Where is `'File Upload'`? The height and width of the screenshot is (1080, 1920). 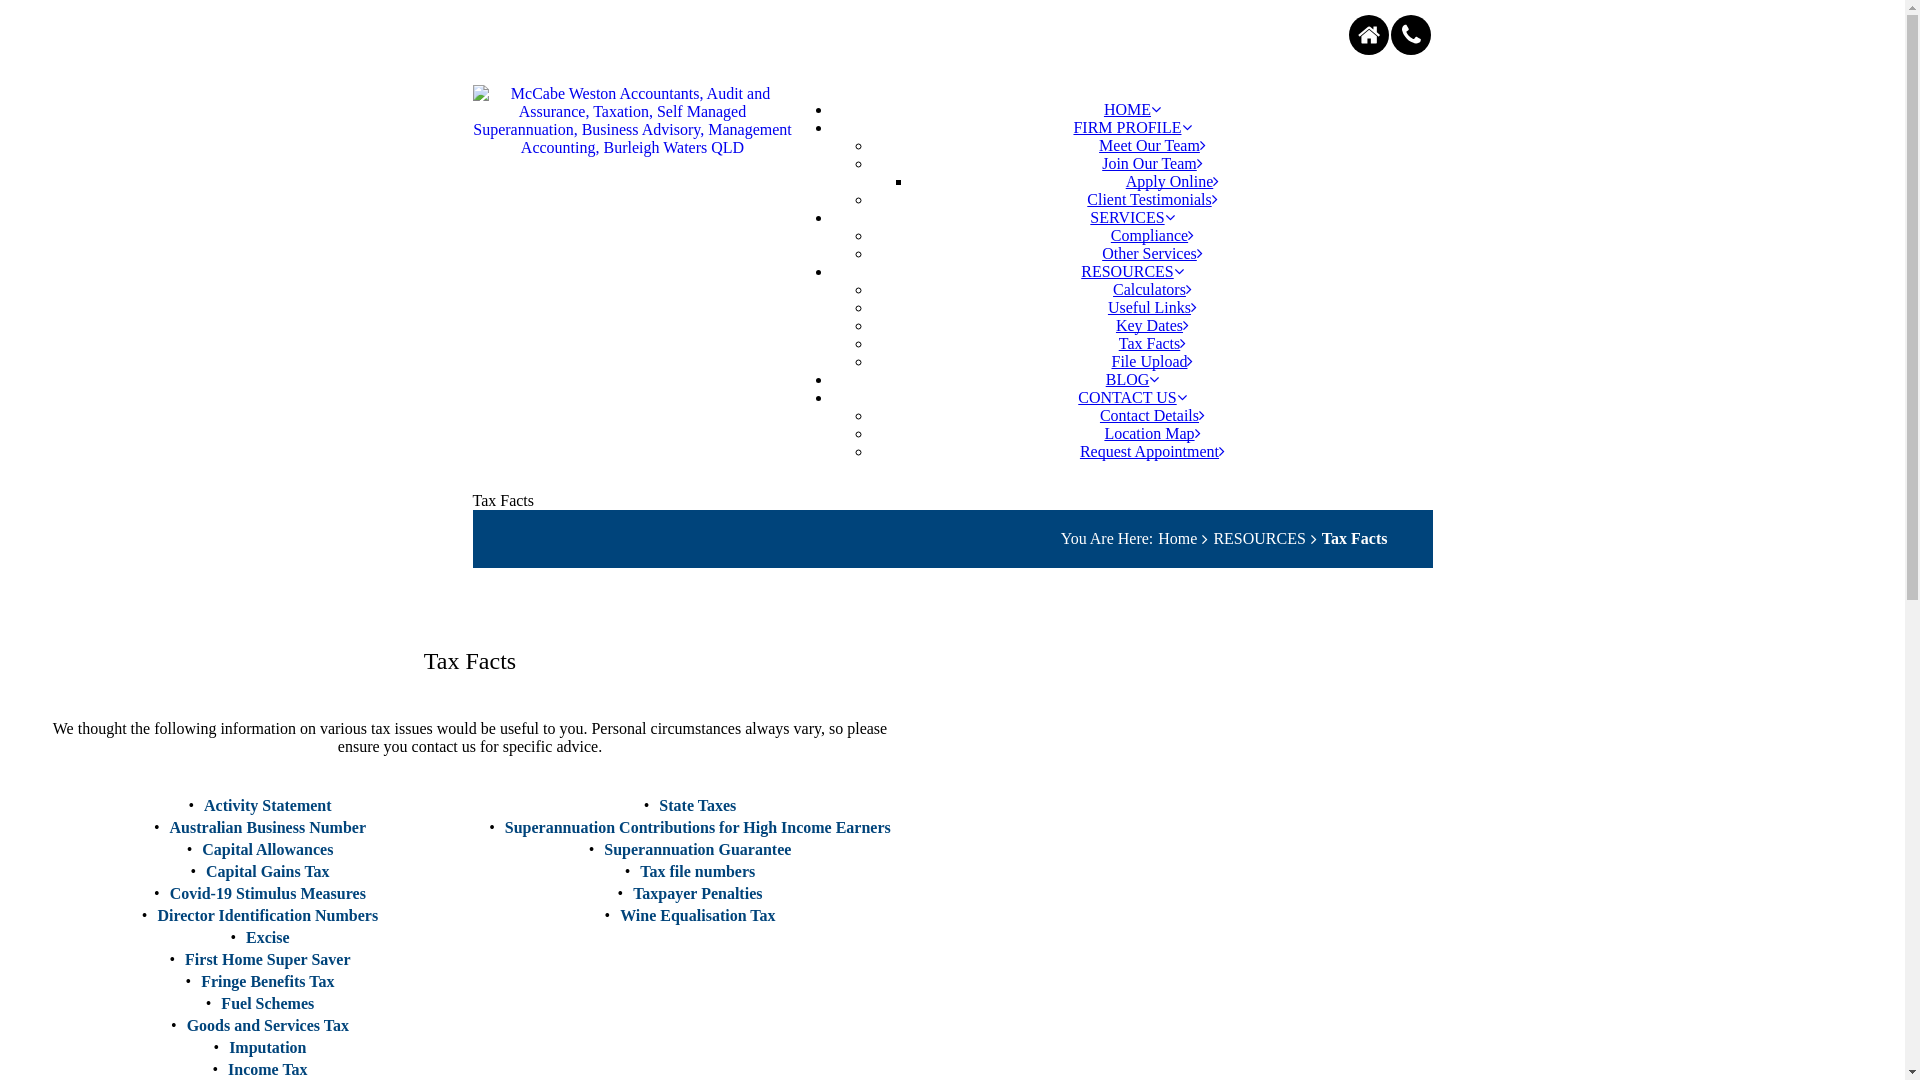
'File Upload' is located at coordinates (1152, 361).